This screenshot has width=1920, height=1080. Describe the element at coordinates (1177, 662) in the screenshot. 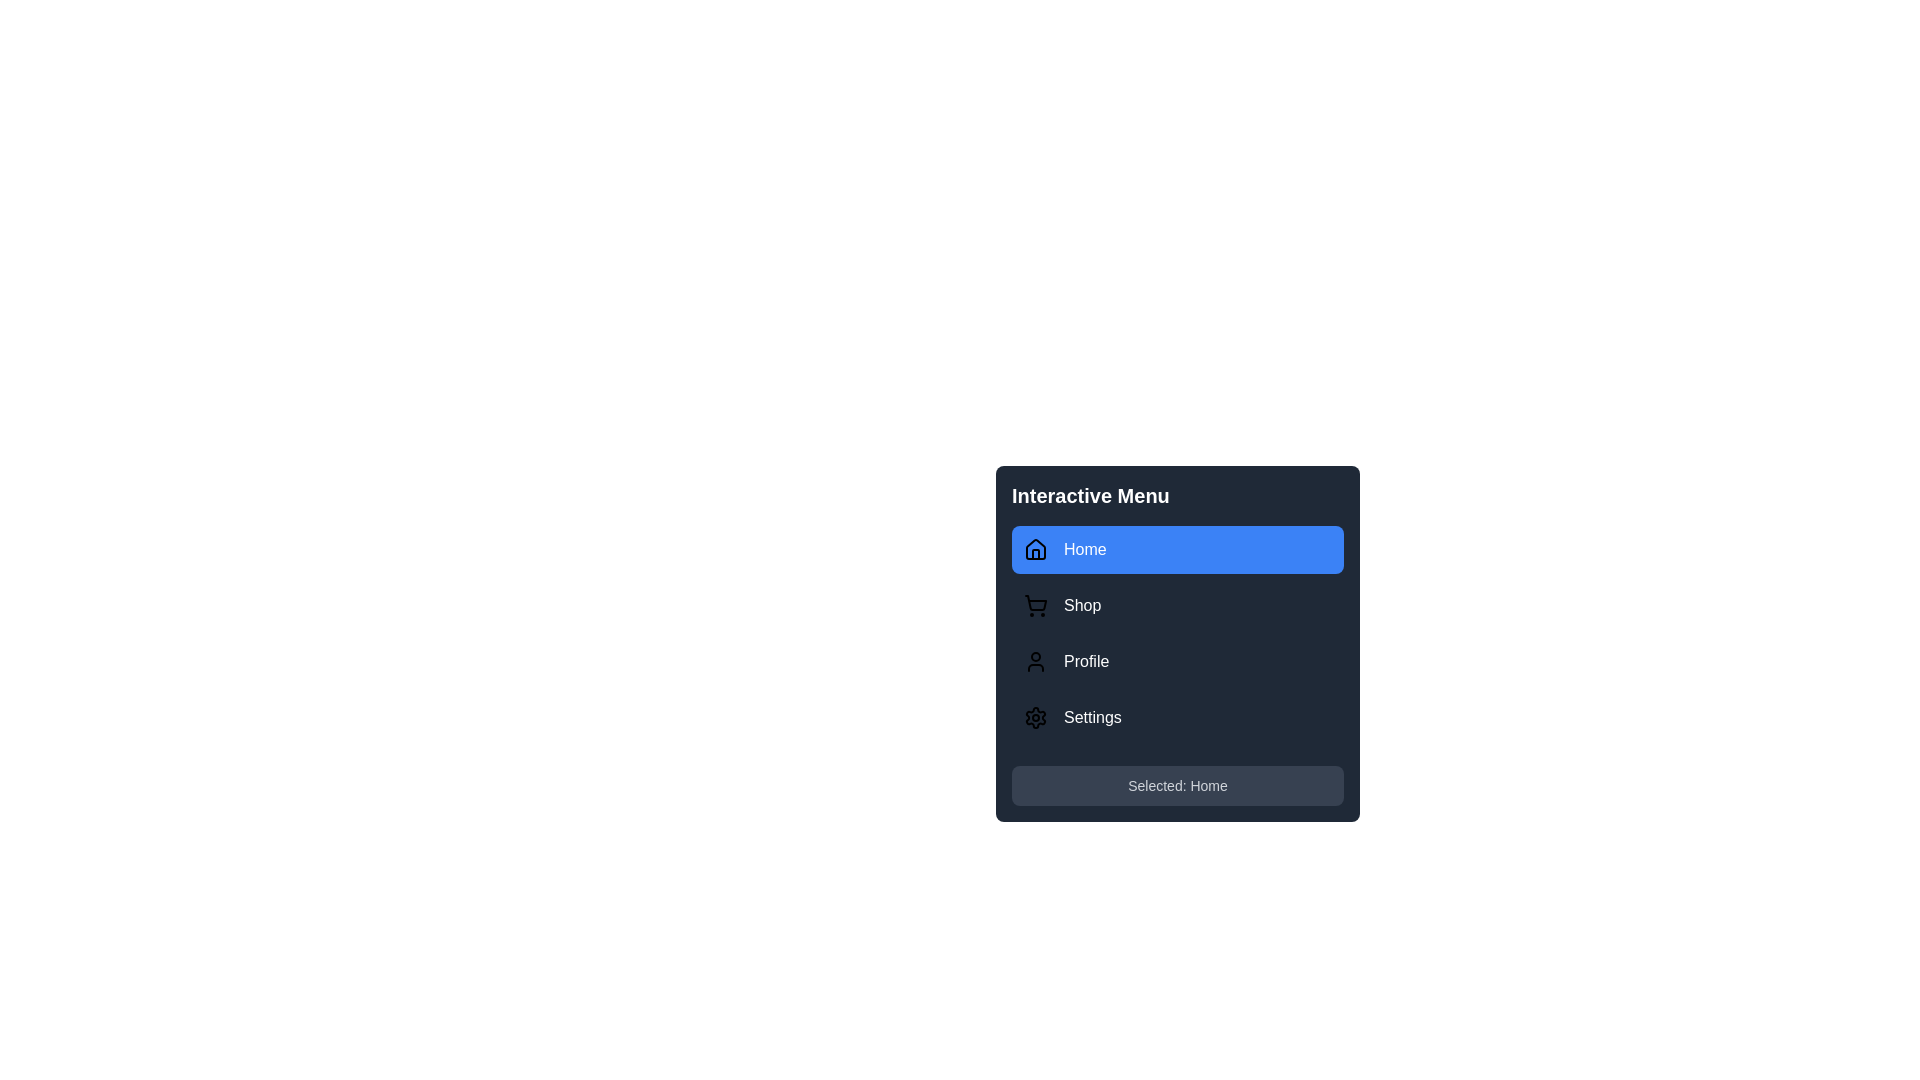

I see `the 'Profile' button in the vertical menu` at that location.